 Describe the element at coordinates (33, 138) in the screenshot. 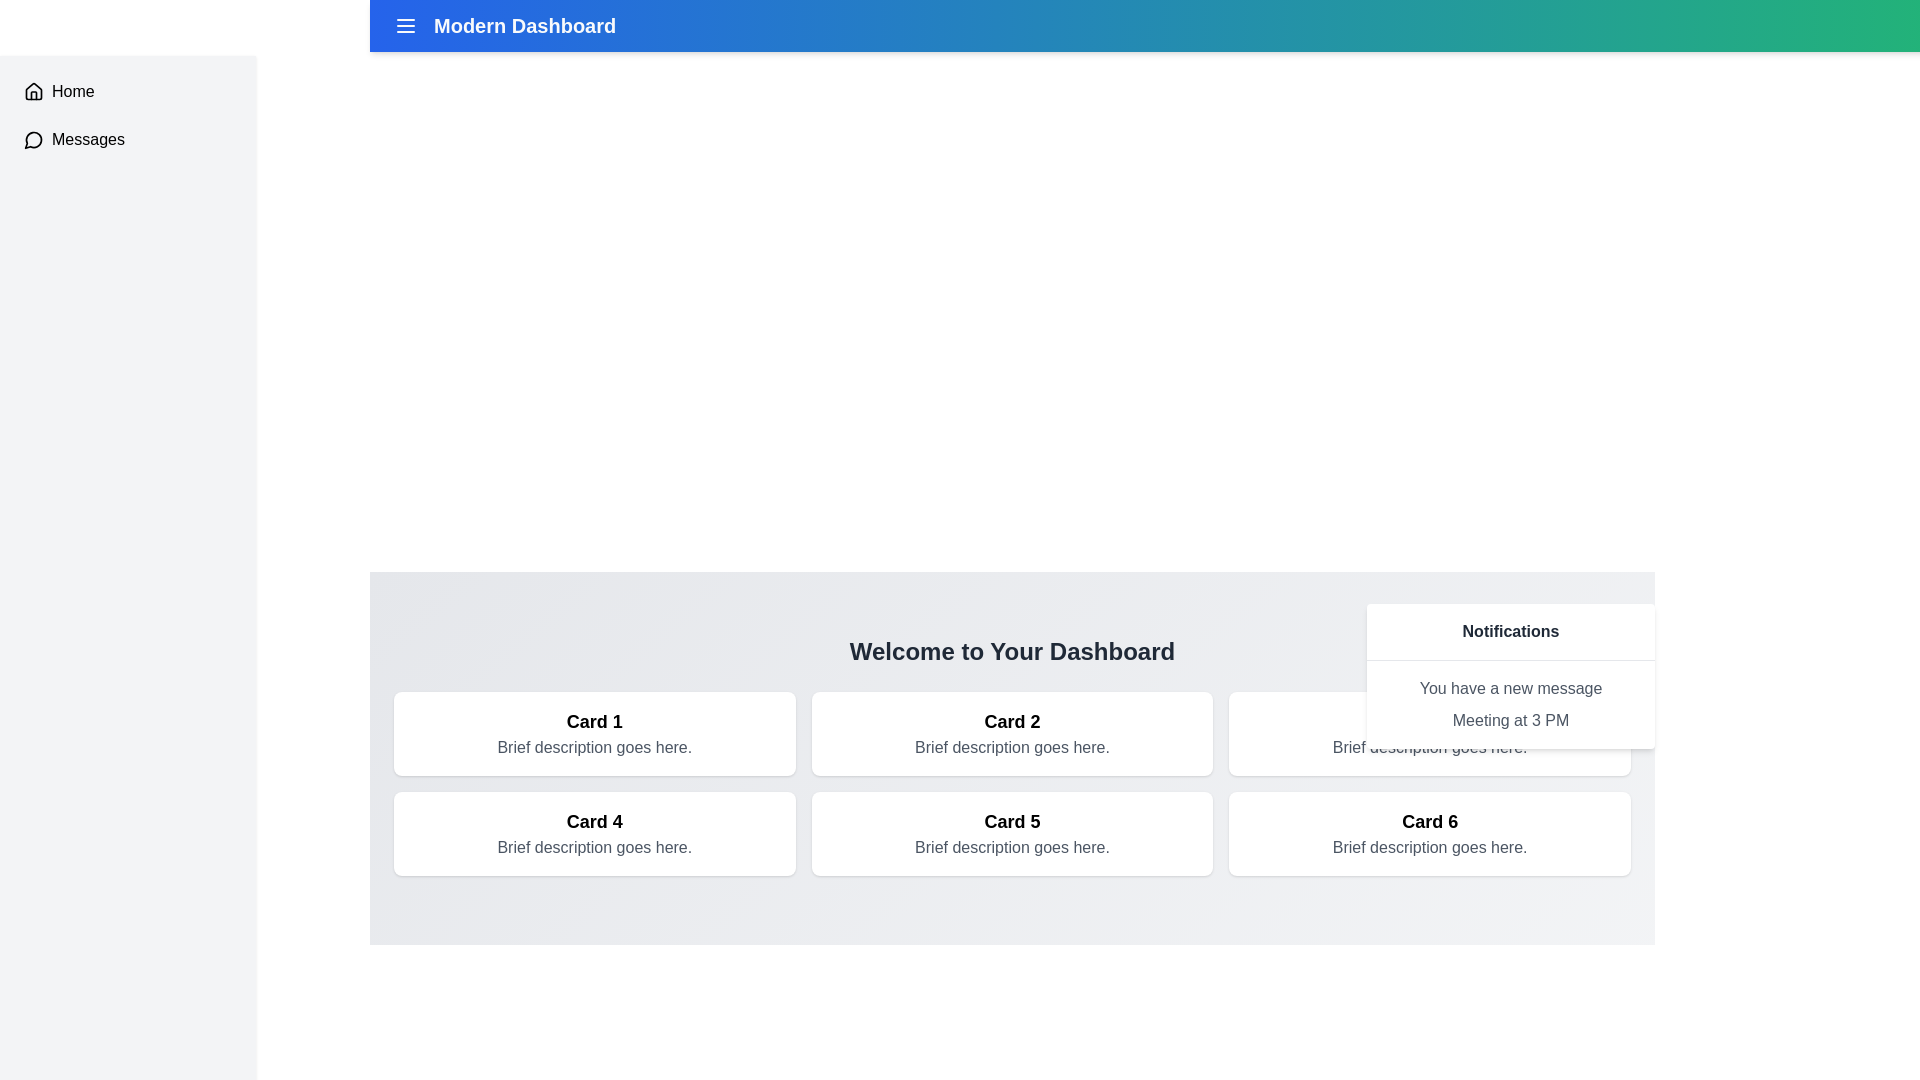

I see `the 'Messages' icon located in the left-side navigation menu, which is the first element before the 'Messages' label` at that location.